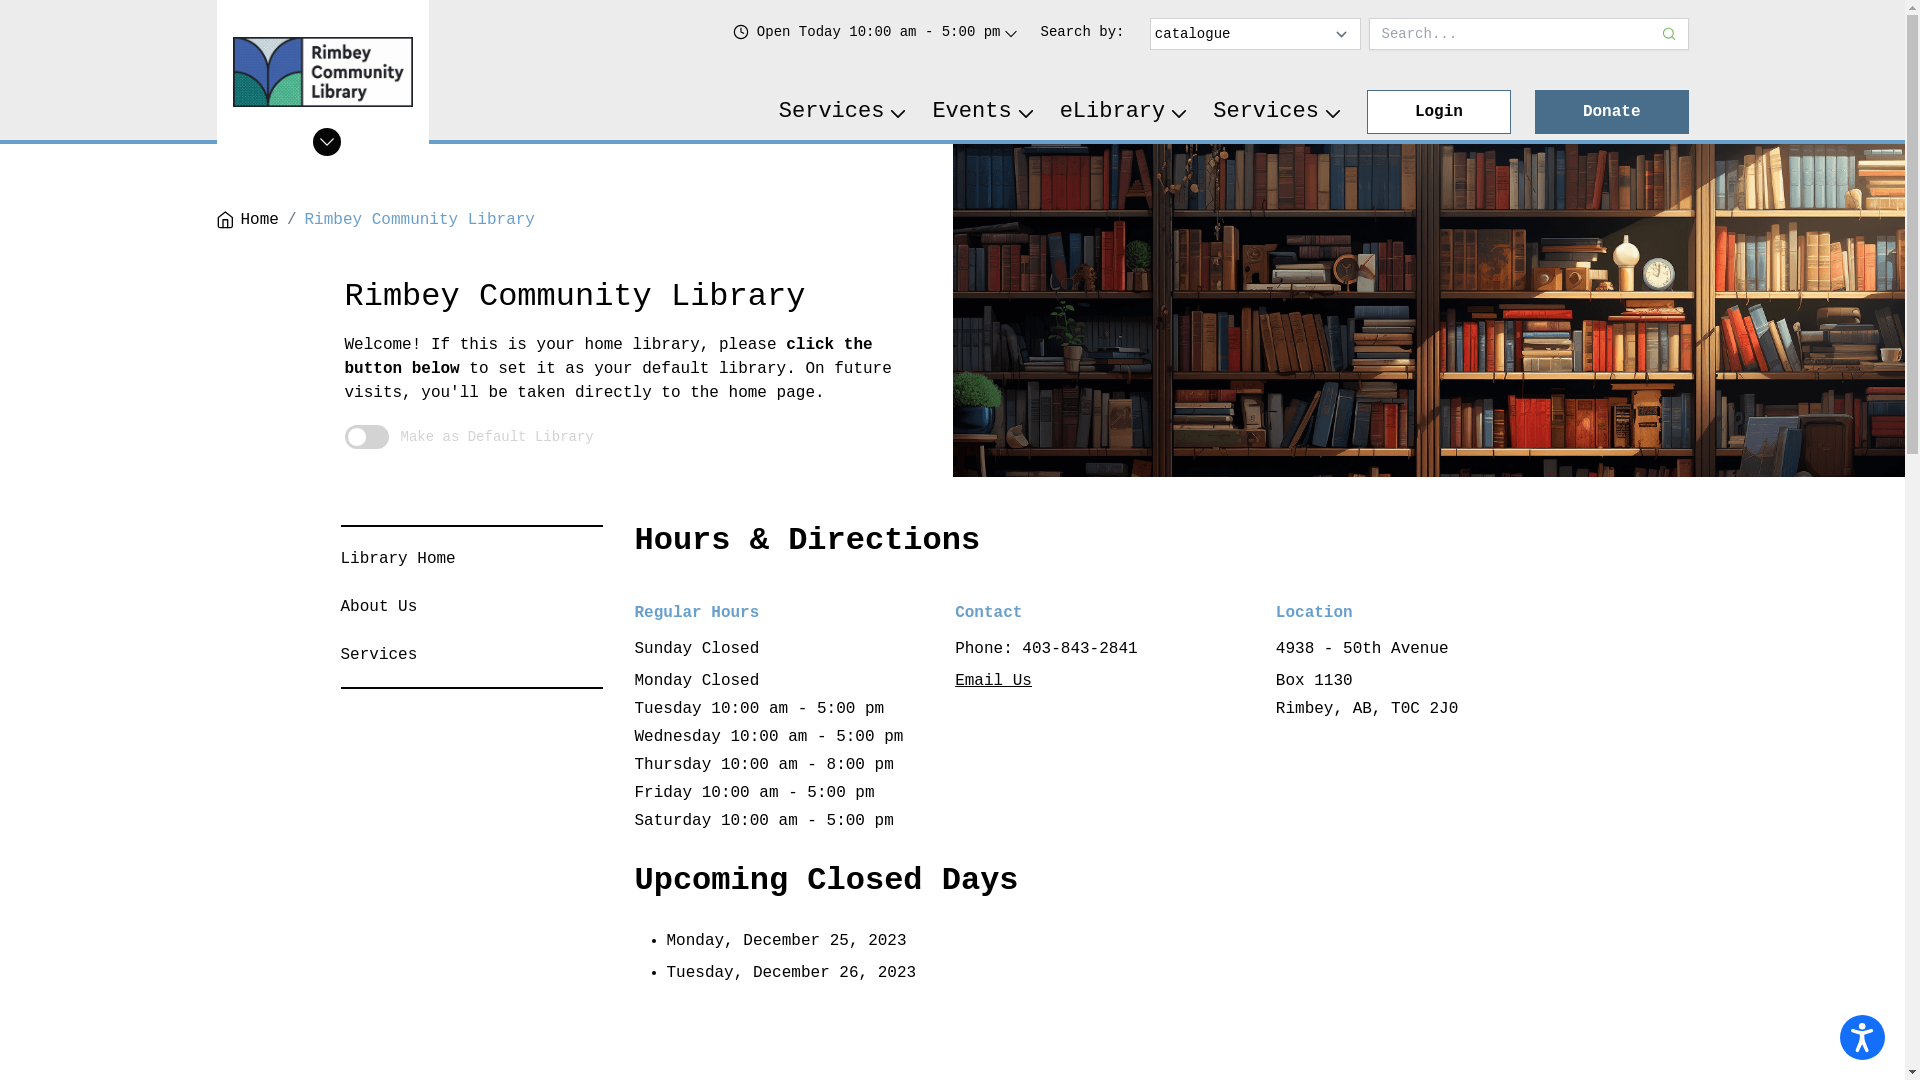 The height and width of the screenshot is (1080, 1920). What do you see at coordinates (340, 655) in the screenshot?
I see `'Services'` at bounding box center [340, 655].